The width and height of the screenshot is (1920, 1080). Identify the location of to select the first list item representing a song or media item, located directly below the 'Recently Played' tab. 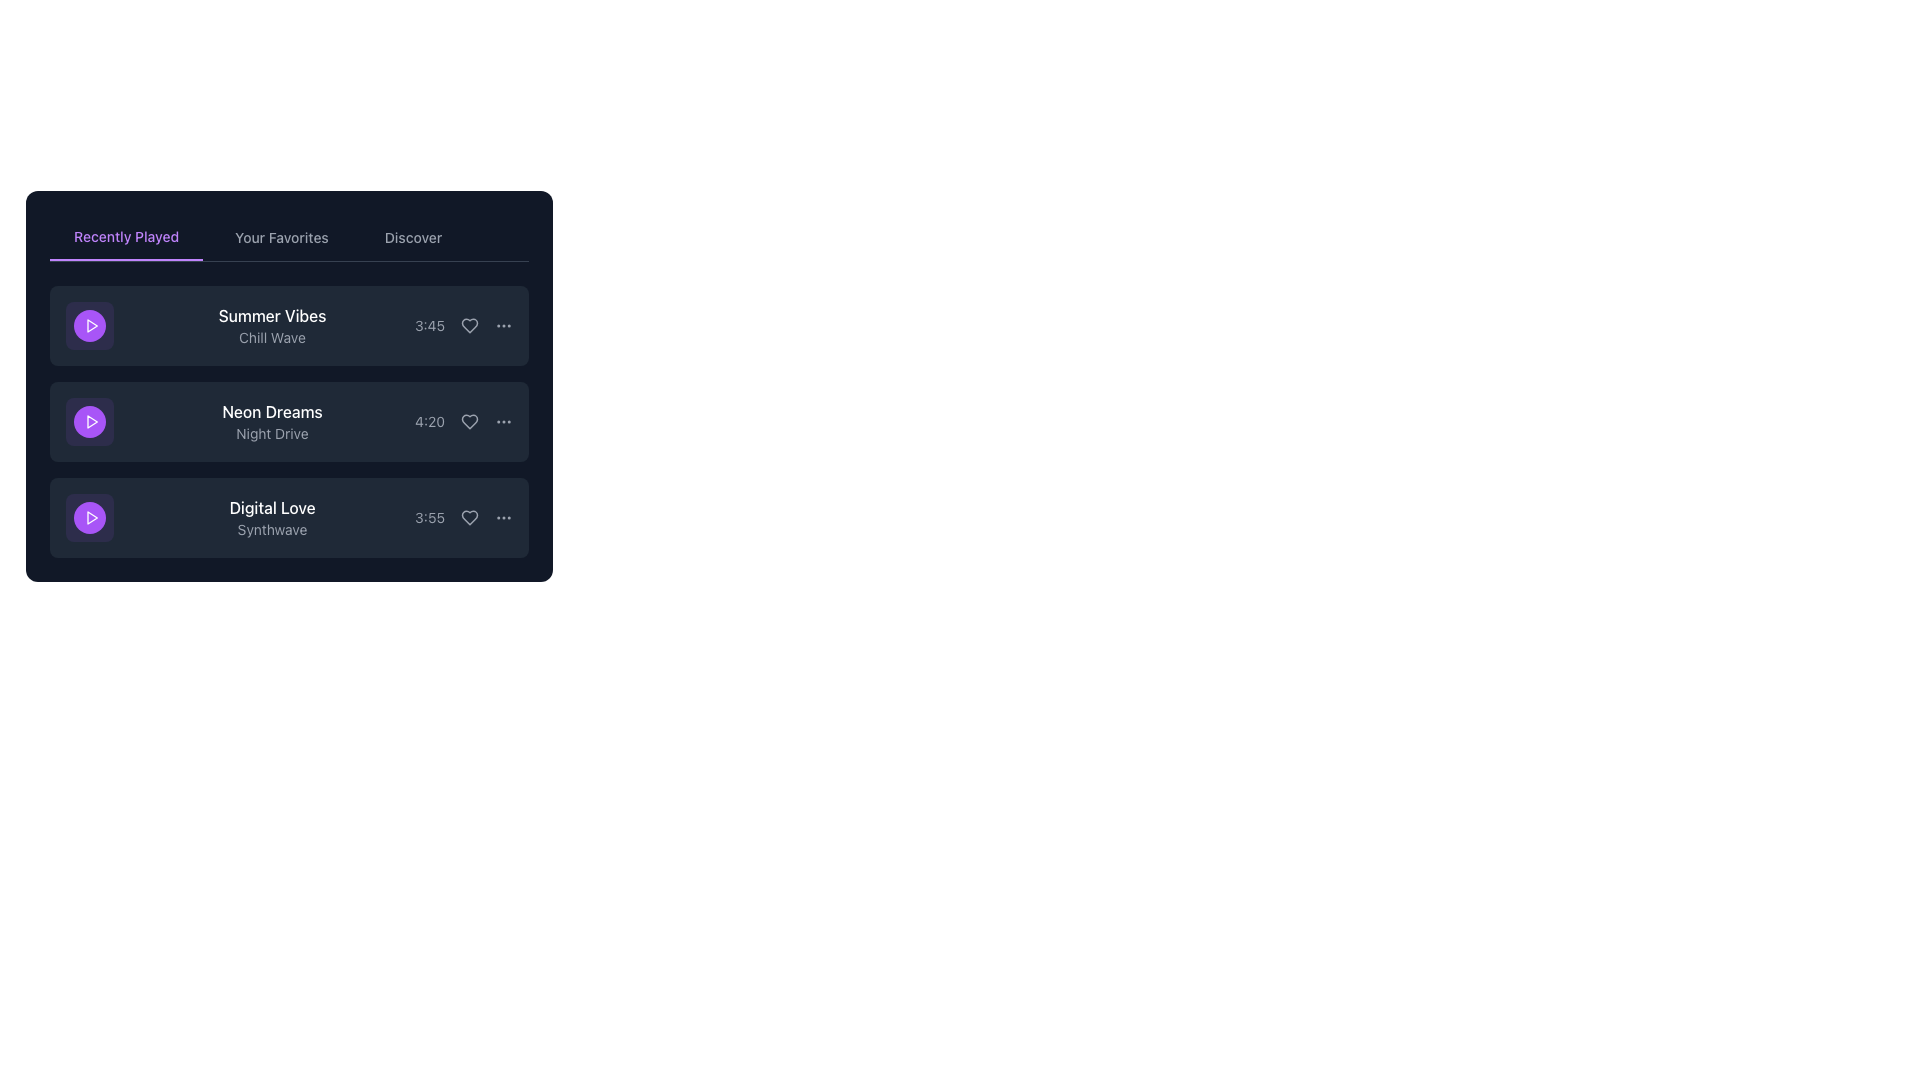
(288, 325).